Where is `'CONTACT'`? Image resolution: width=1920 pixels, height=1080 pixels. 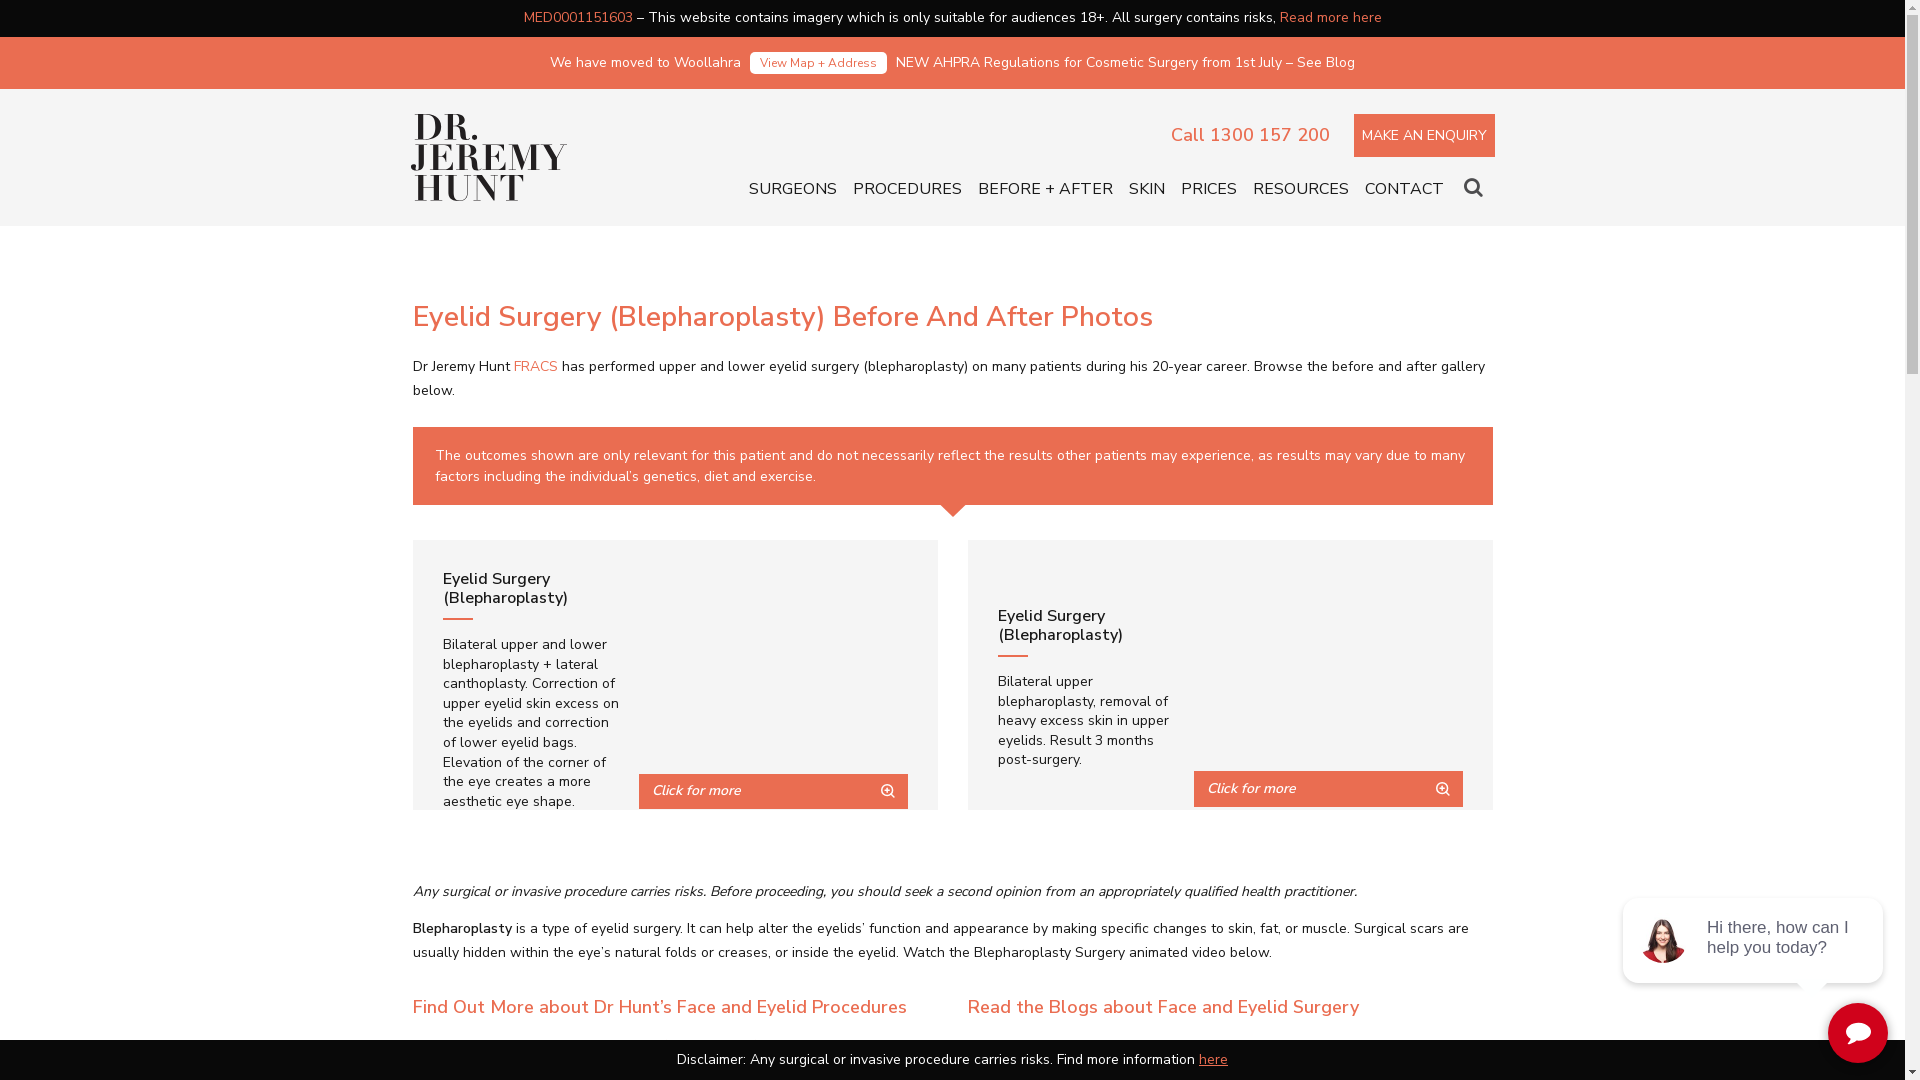 'CONTACT' is located at coordinates (1402, 189).